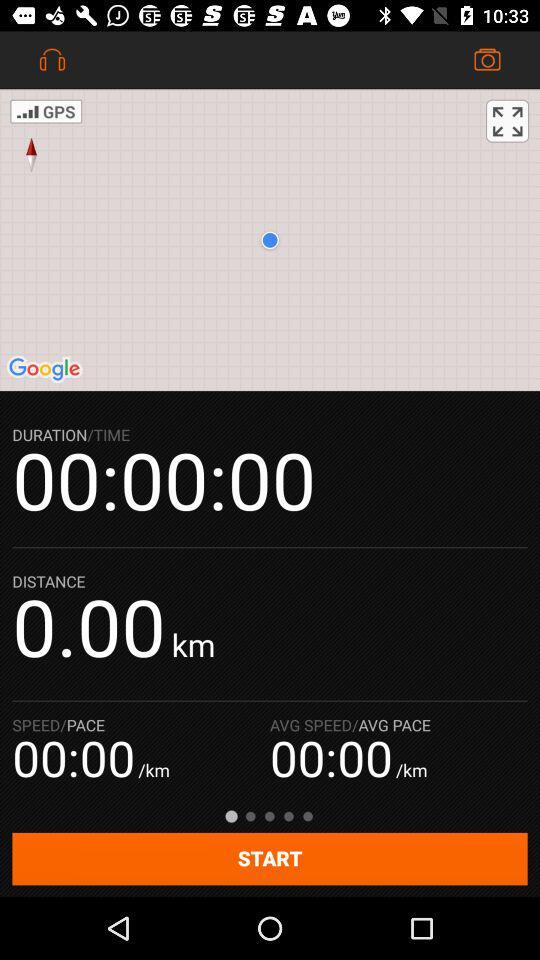  What do you see at coordinates (52, 59) in the screenshot?
I see `the notifications icon` at bounding box center [52, 59].